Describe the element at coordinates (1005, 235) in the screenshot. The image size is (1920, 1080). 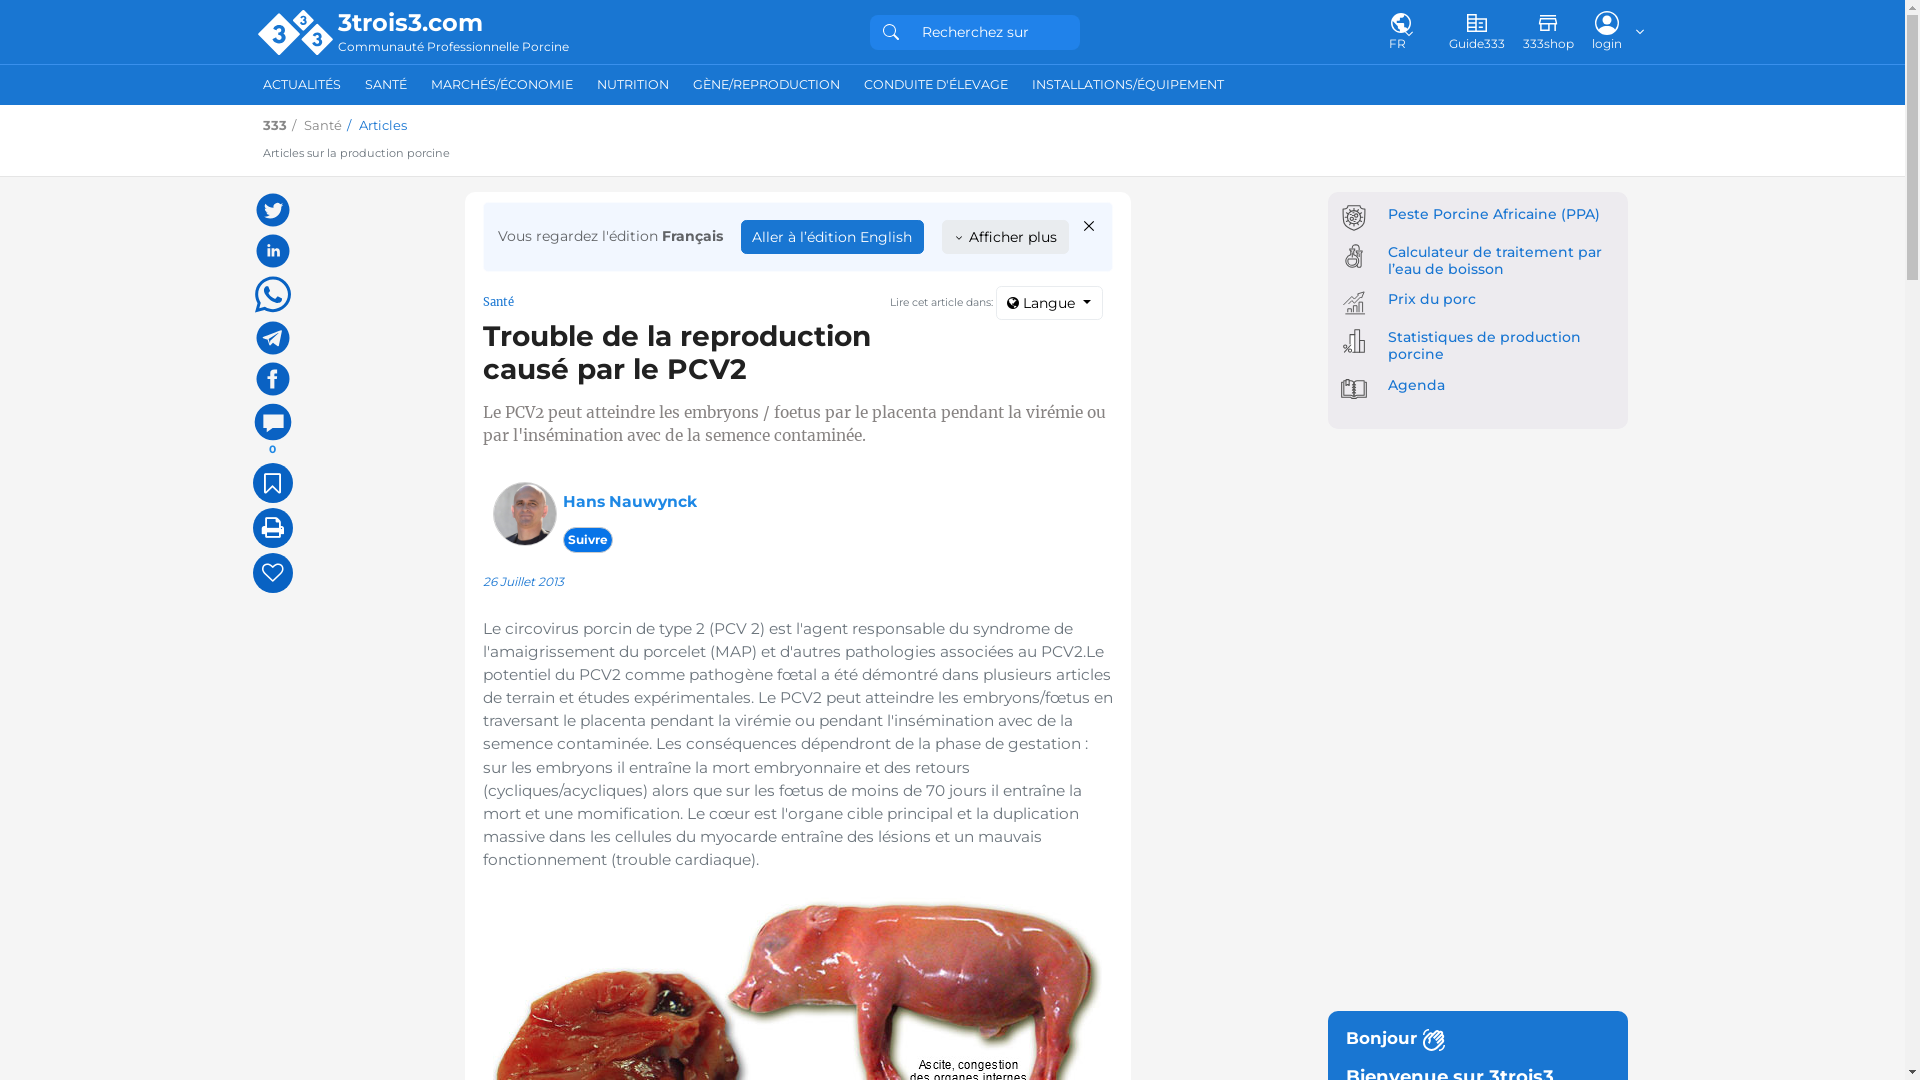
I see `'Afficher plus'` at that location.